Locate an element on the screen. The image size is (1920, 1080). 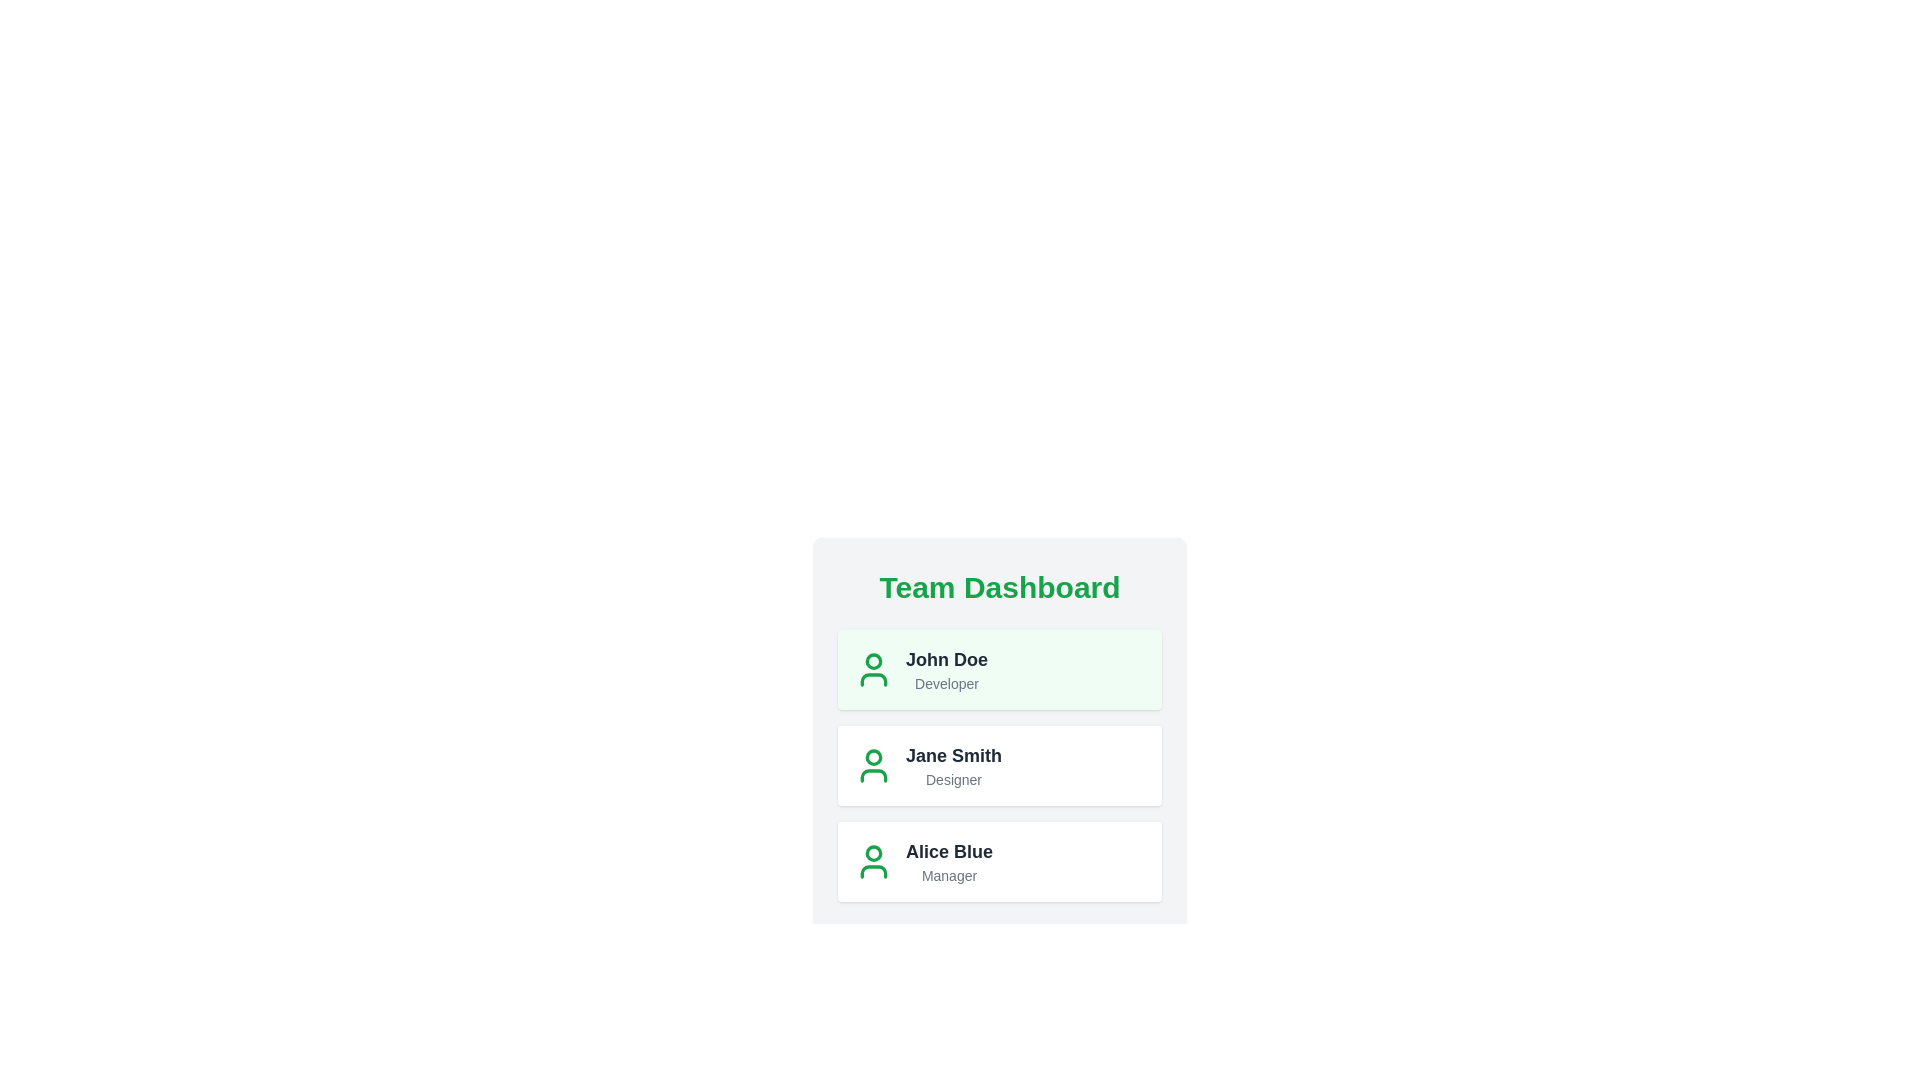
the person icon outlined in green, located to the left of the text 'Alice Blue' and 'Manager' in the 'Team Dashboard.' is located at coordinates (873, 860).